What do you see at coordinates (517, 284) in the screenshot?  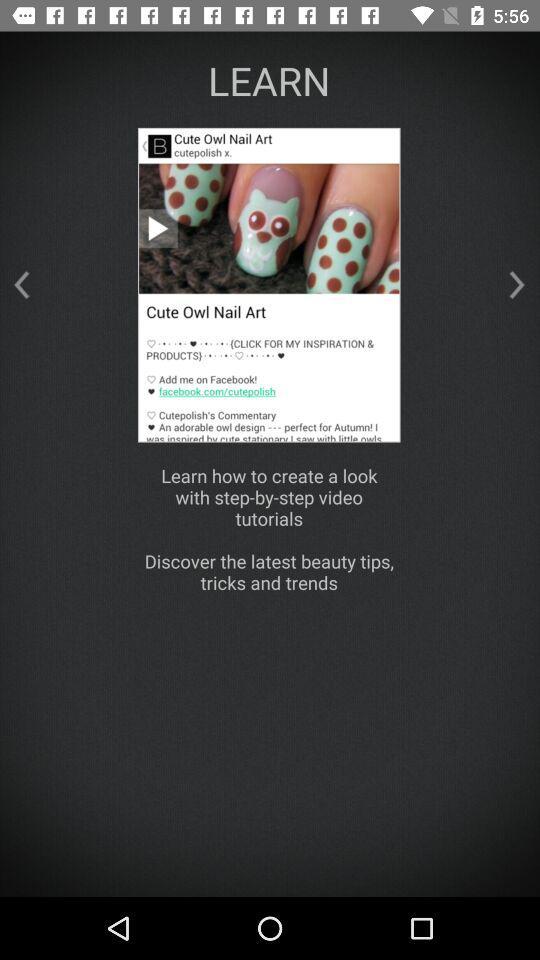 I see `the arrow_forward icon` at bounding box center [517, 284].